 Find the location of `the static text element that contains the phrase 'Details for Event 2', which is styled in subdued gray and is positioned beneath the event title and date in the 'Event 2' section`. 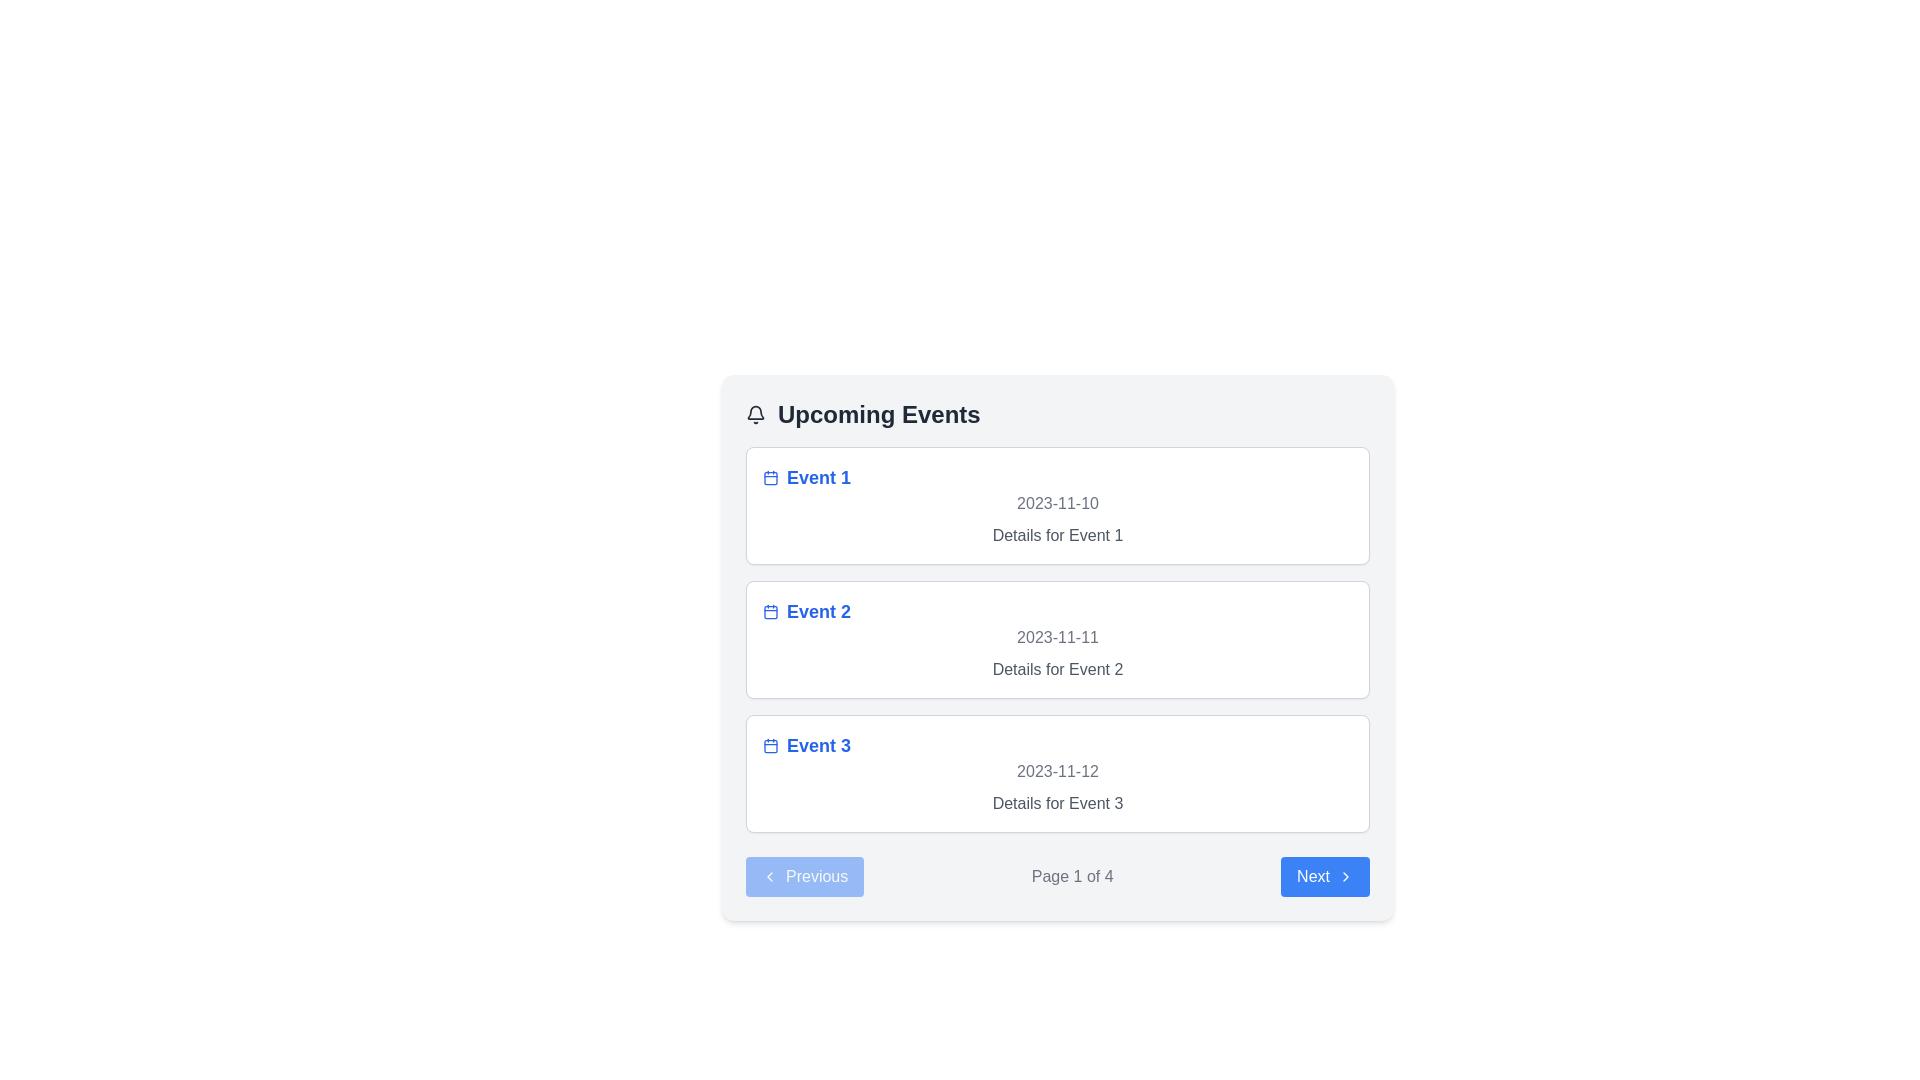

the static text element that contains the phrase 'Details for Event 2', which is styled in subdued gray and is positioned beneath the event title and date in the 'Event 2' section is located at coordinates (1056, 670).